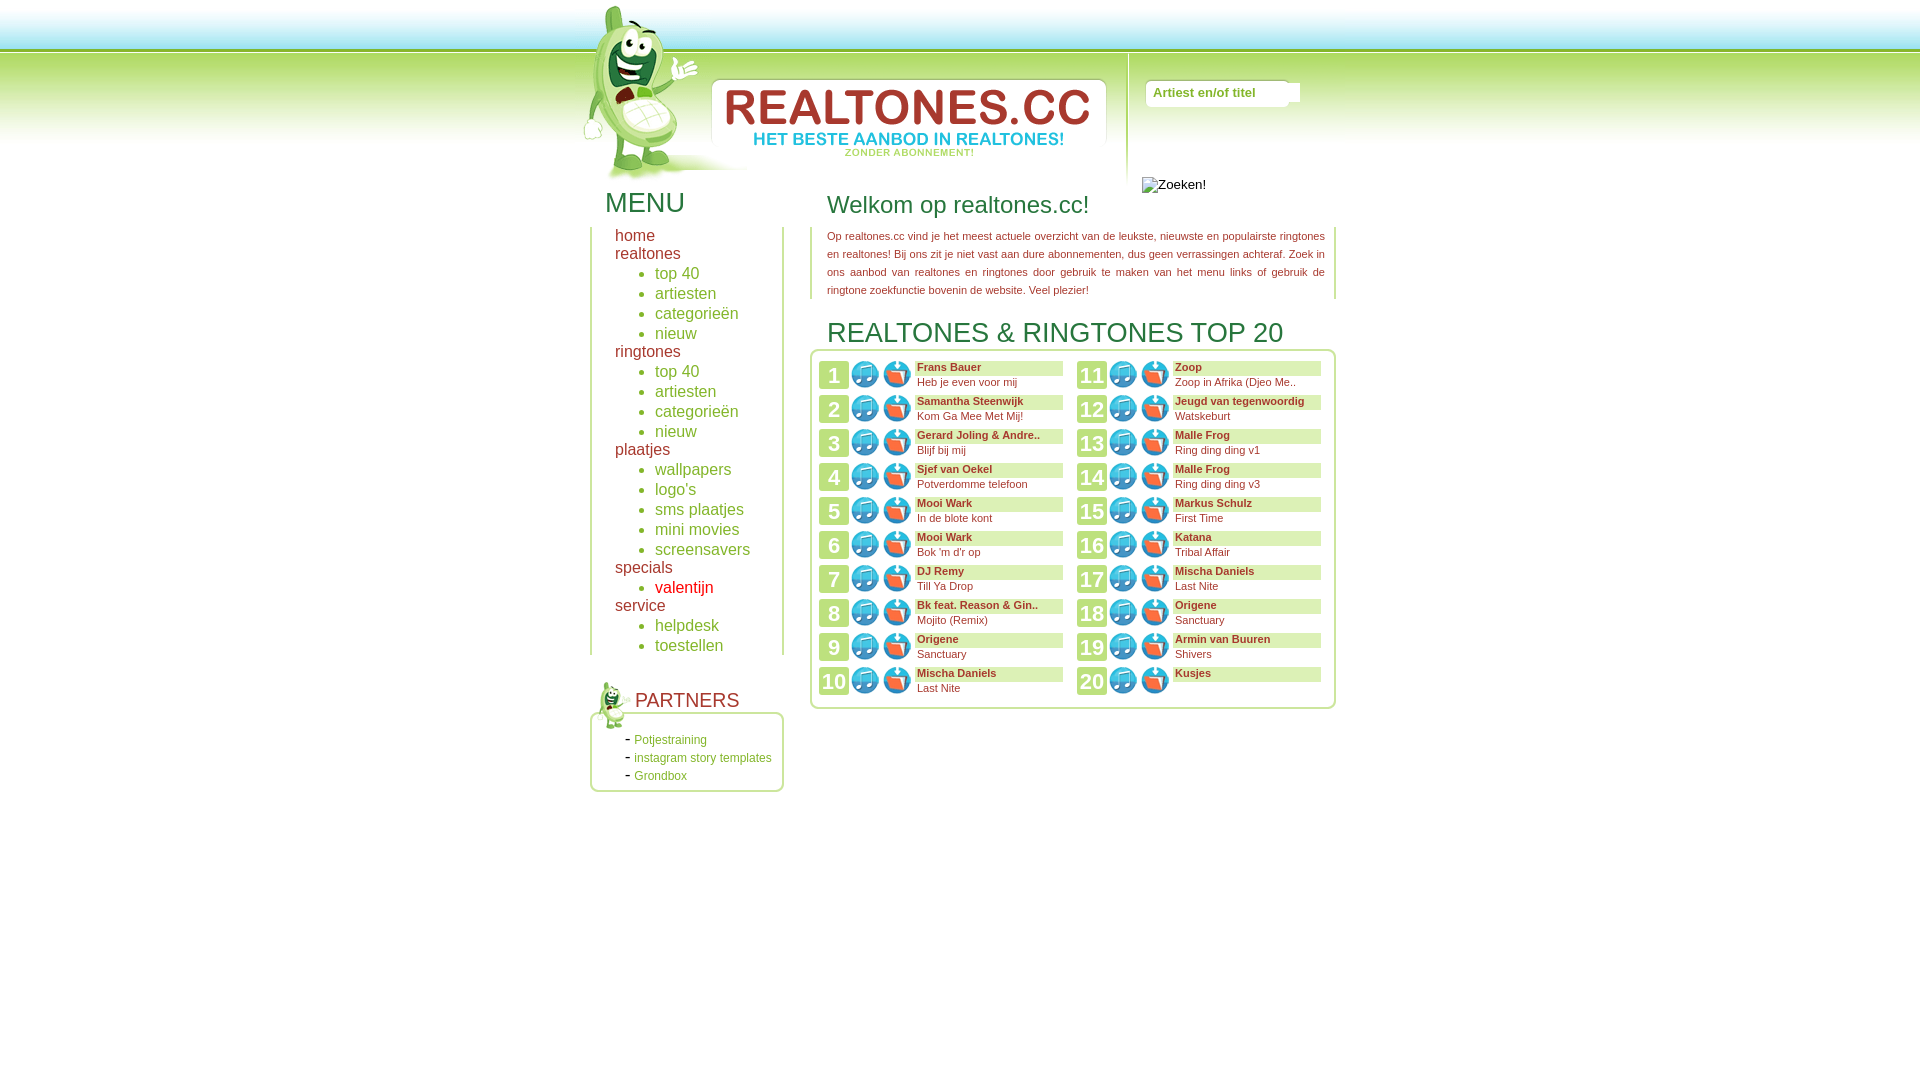 The width and height of the screenshot is (1920, 1080). Describe the element at coordinates (675, 489) in the screenshot. I see `'logo's'` at that location.